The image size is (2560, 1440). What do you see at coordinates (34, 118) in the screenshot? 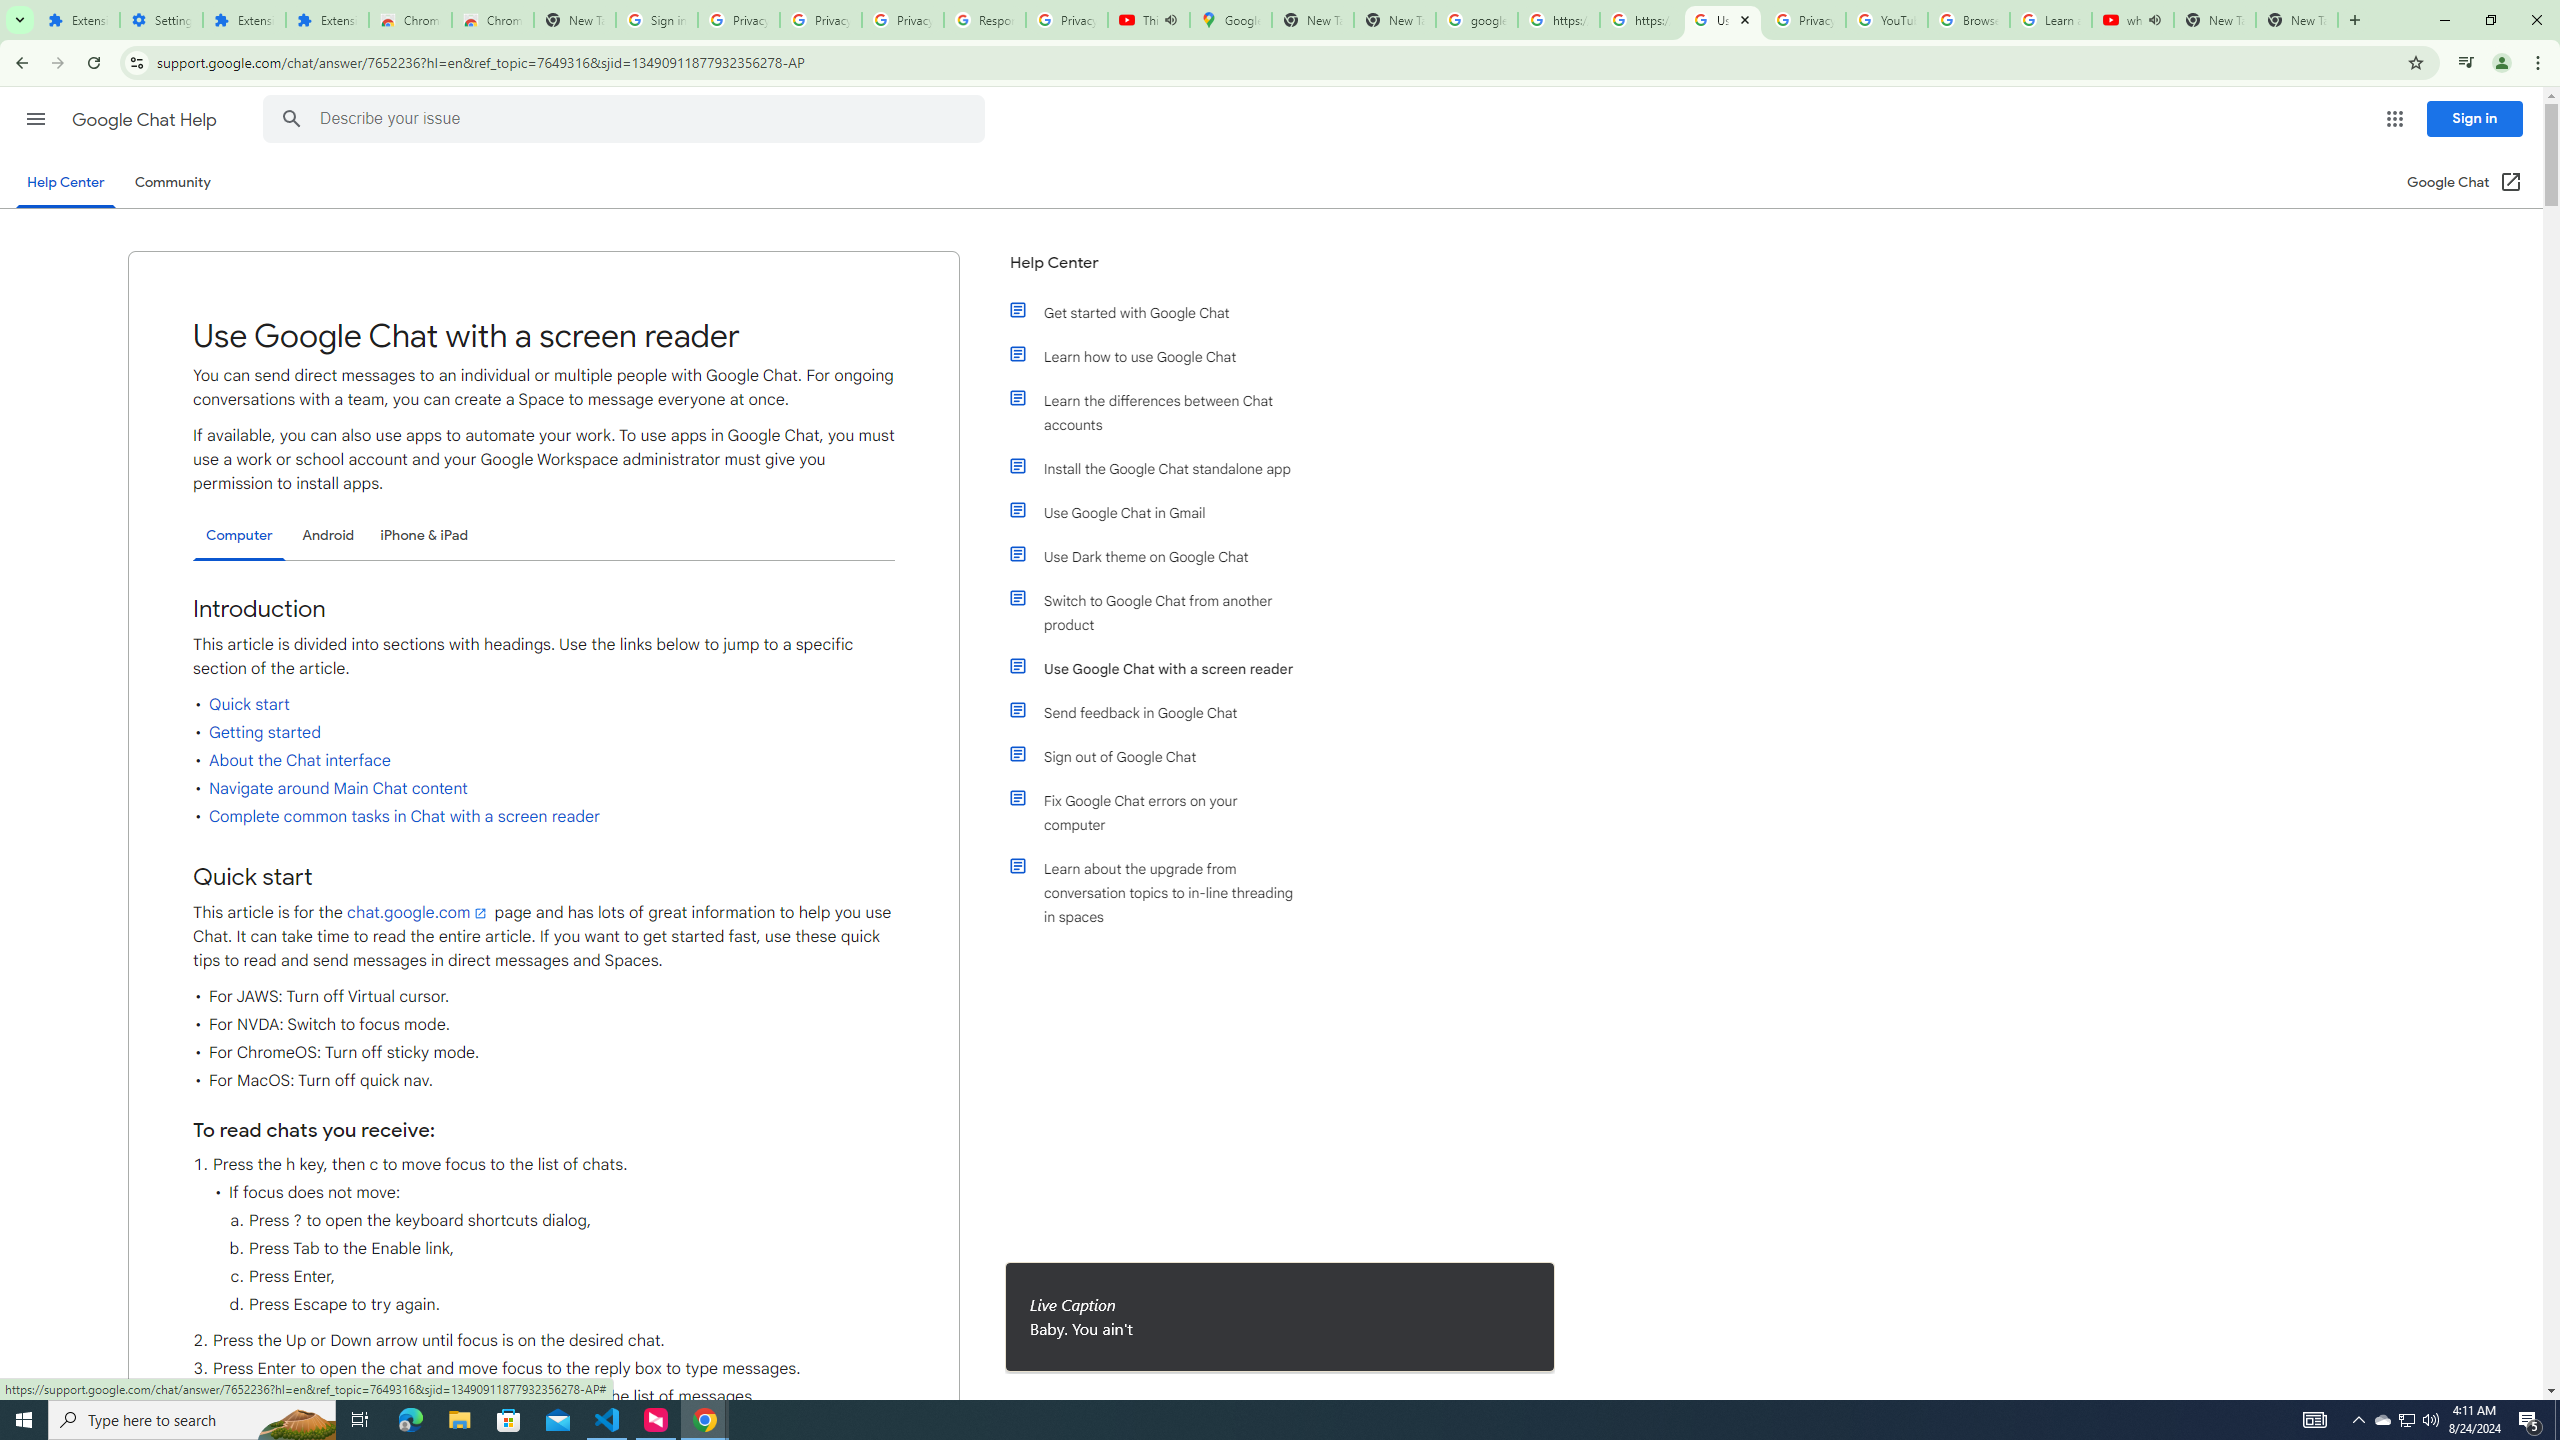
I see `'Main menu'` at bounding box center [34, 118].